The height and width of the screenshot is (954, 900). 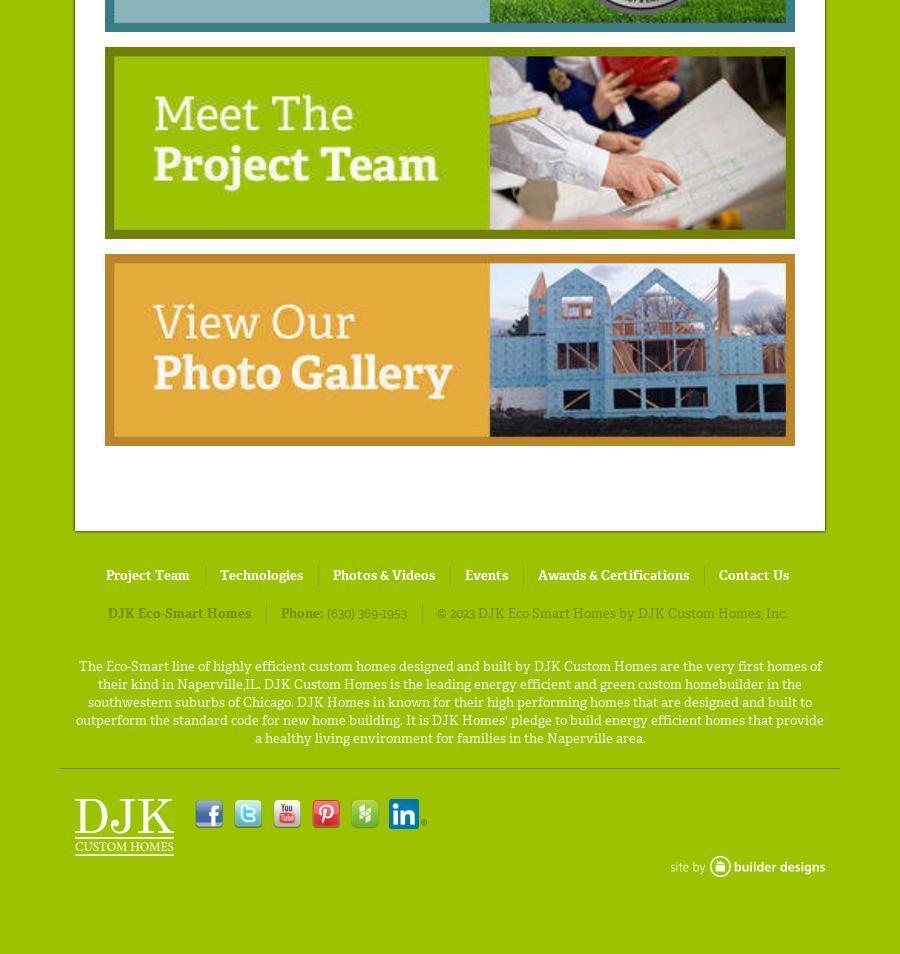 I want to click on 'Phone:', so click(x=302, y=612).